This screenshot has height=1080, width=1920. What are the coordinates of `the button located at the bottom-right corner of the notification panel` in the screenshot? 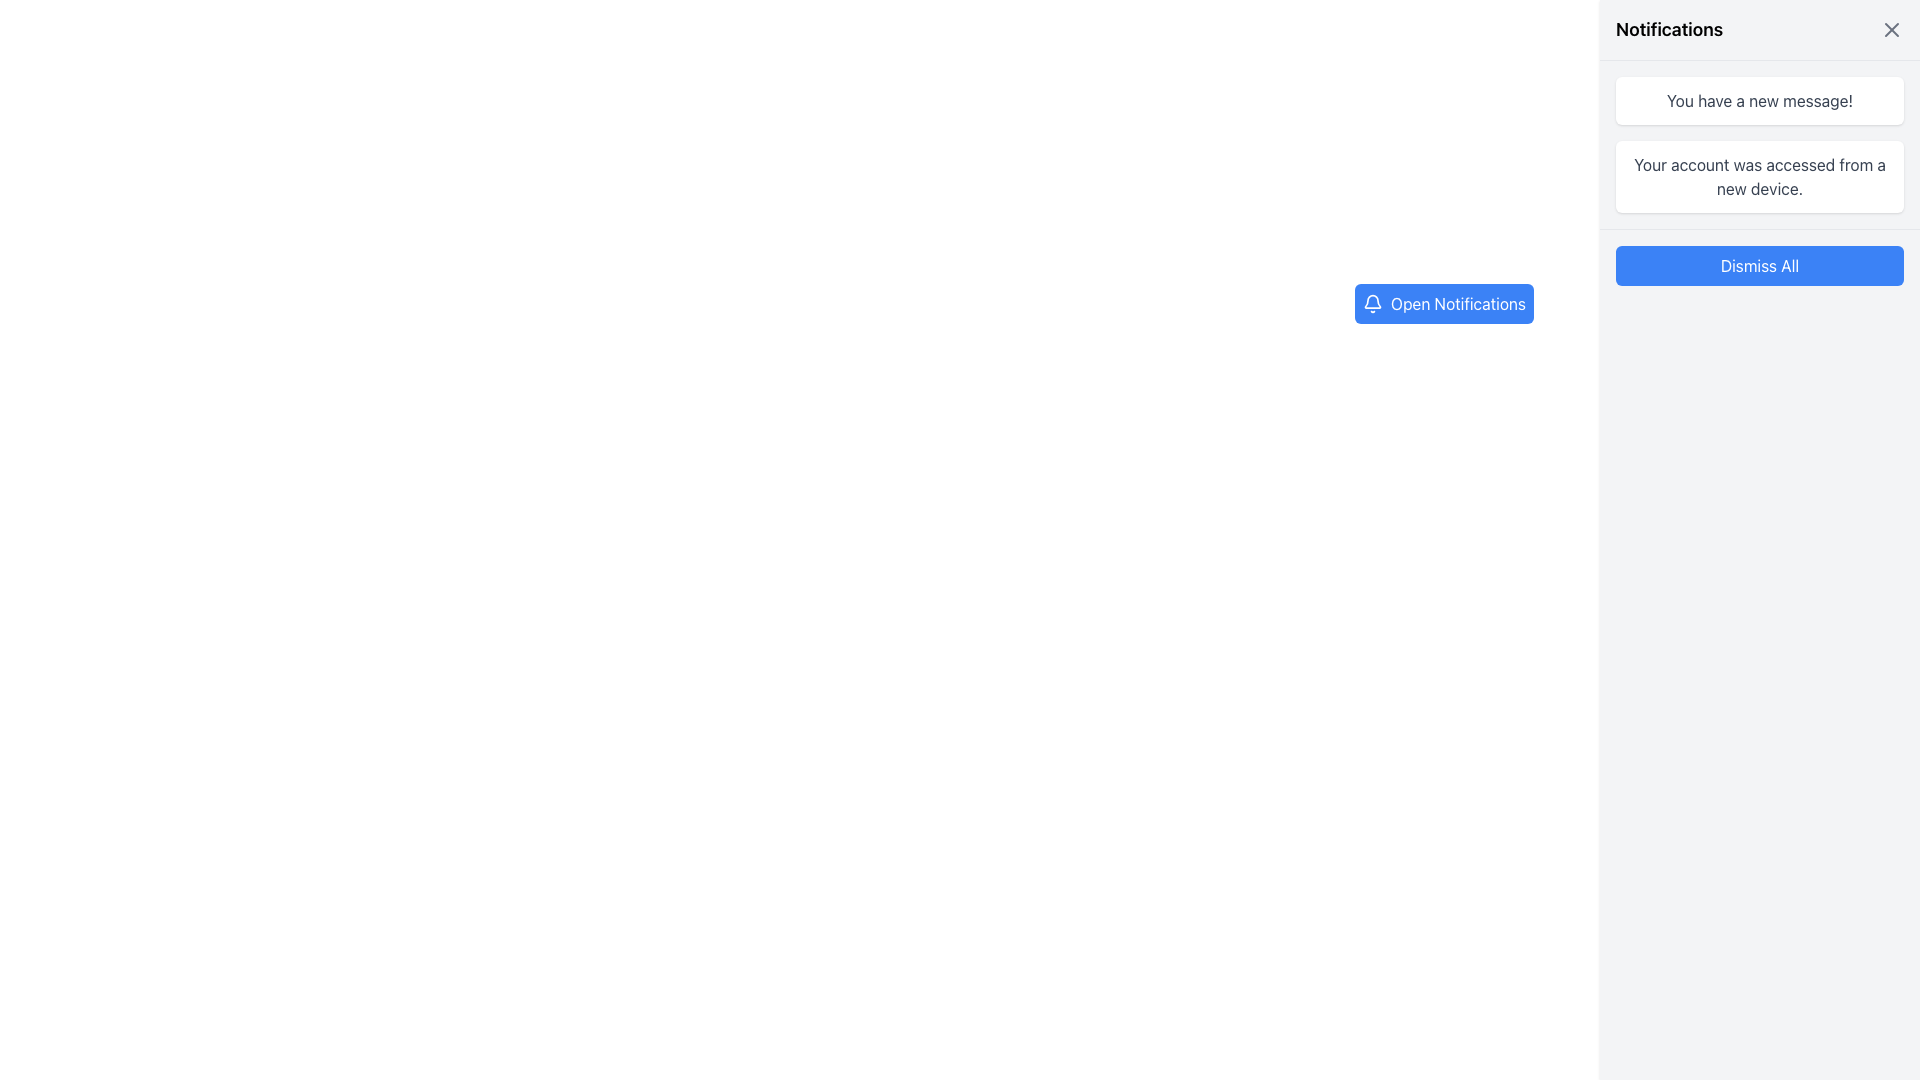 It's located at (1760, 265).